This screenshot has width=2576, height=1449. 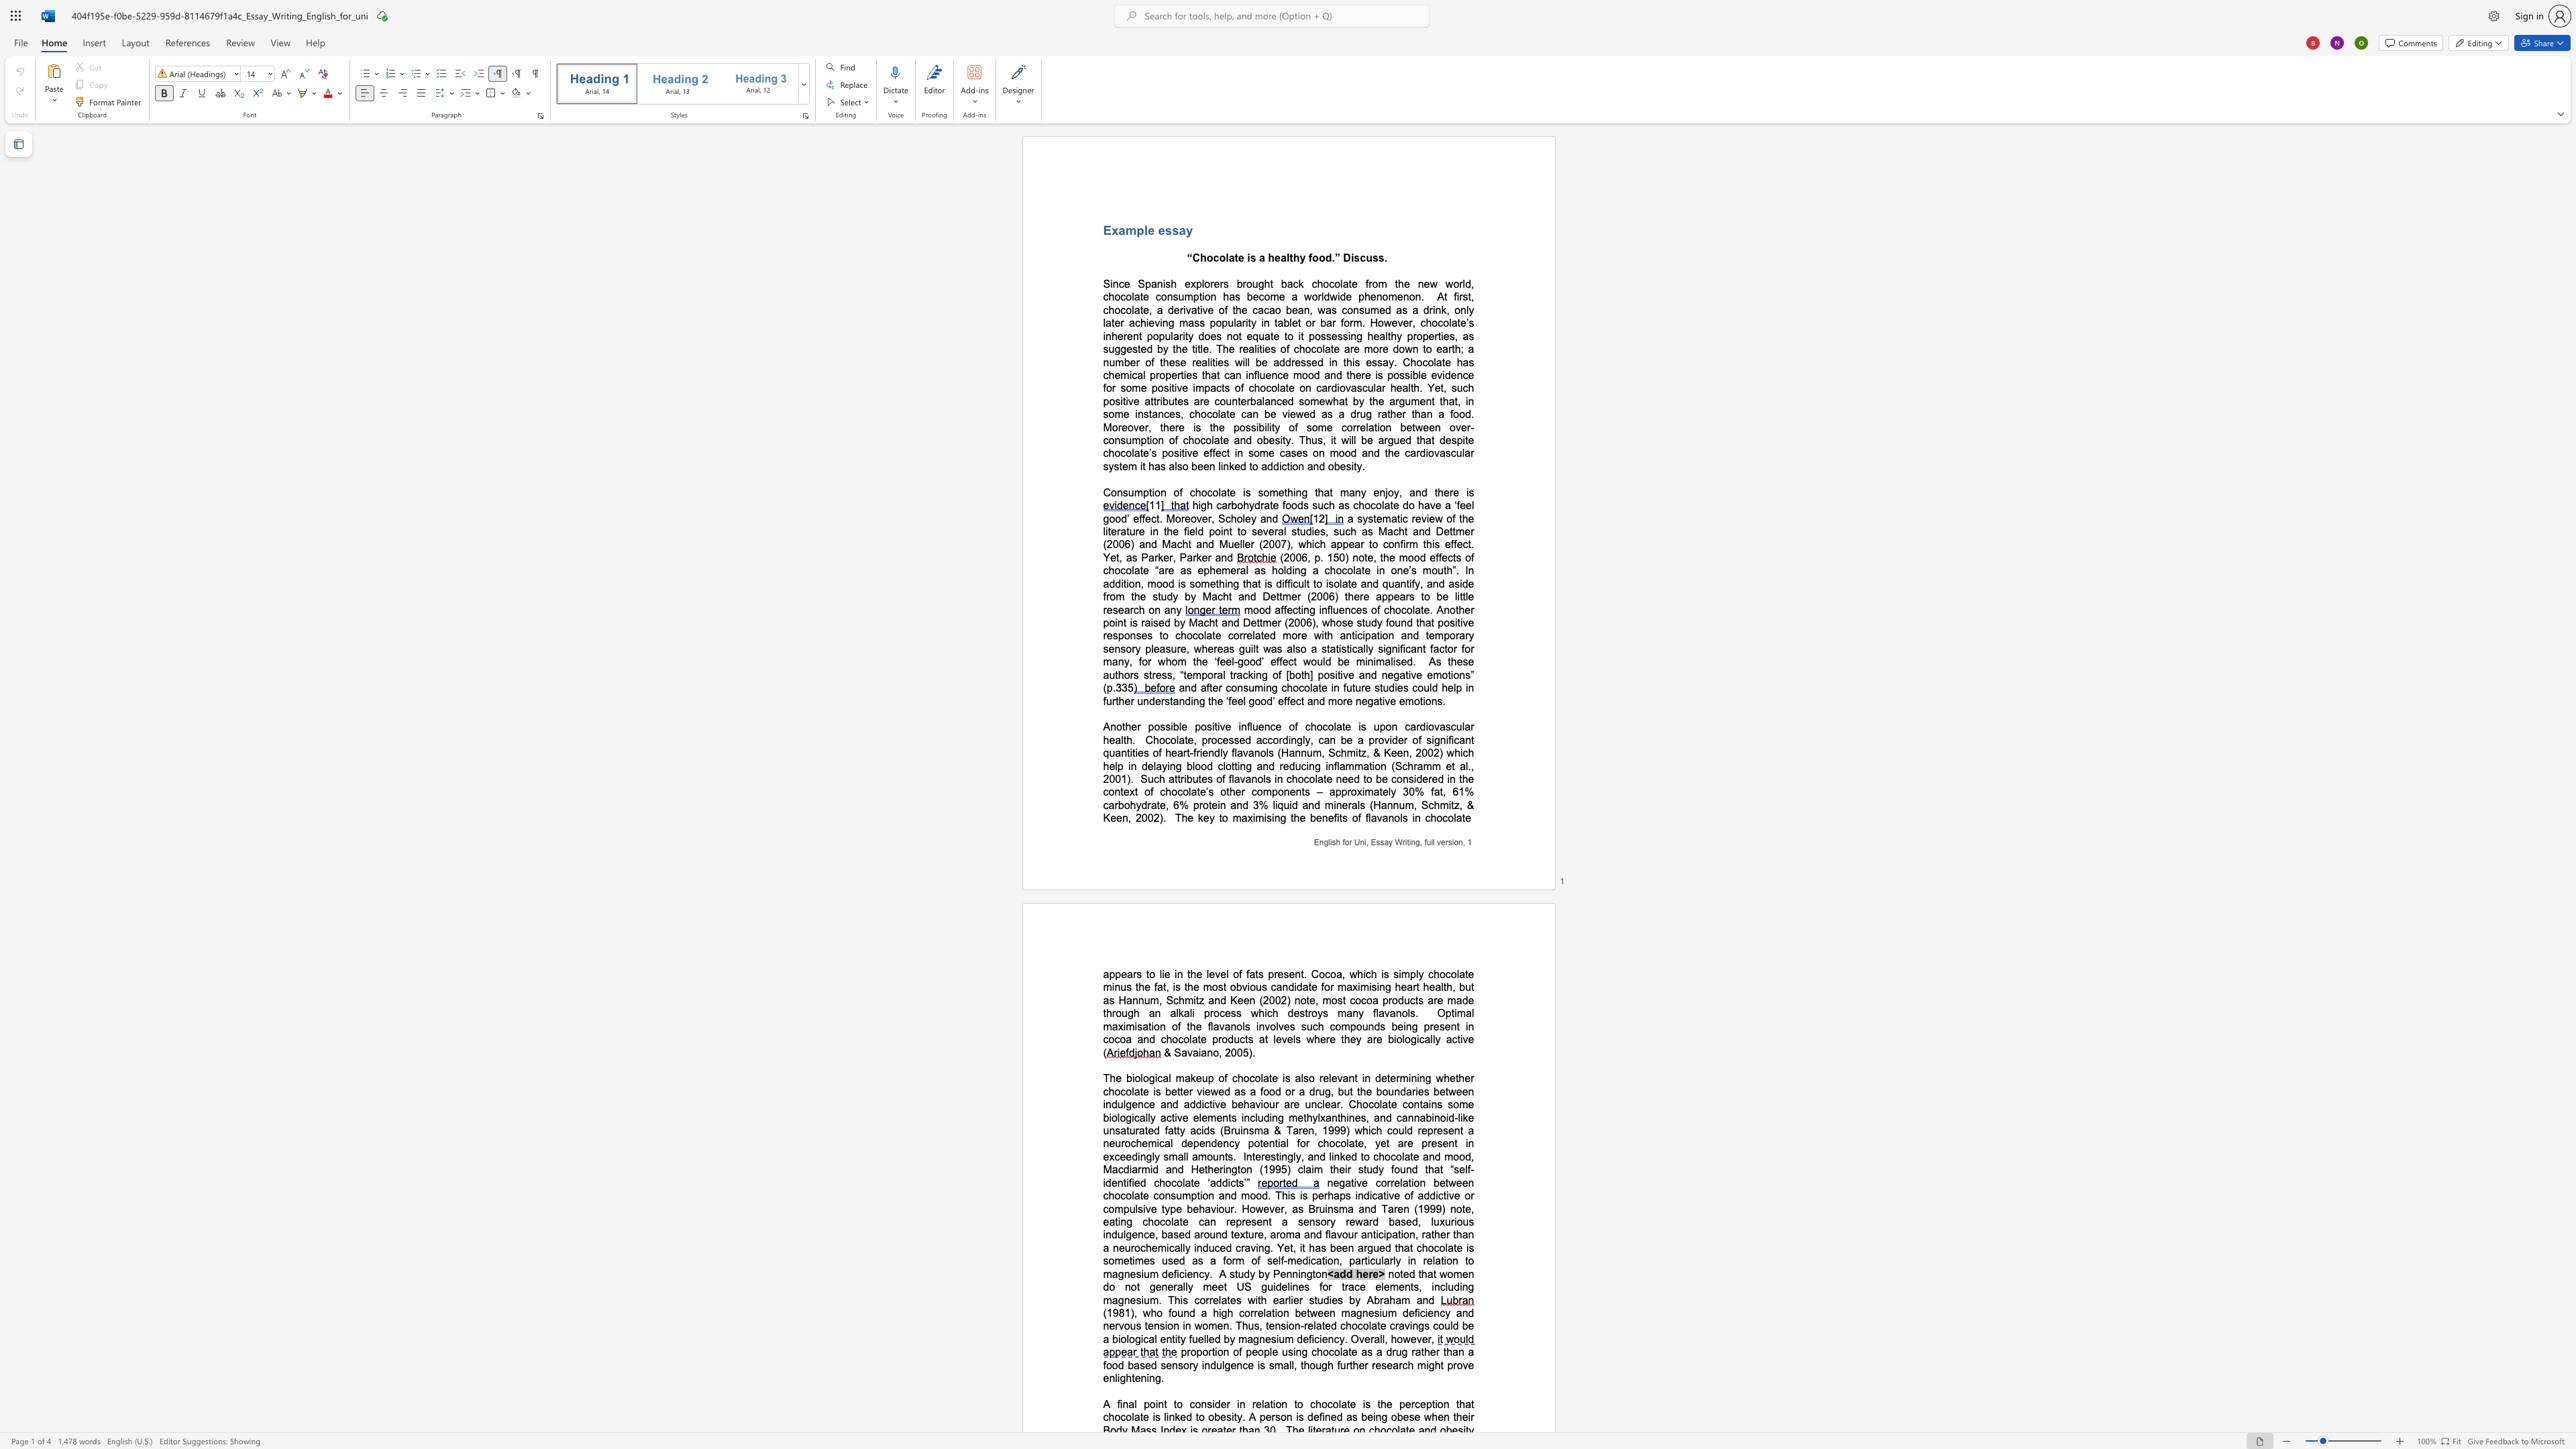 What do you see at coordinates (1172, 1285) in the screenshot?
I see `the subset text "ral" within the text "generally meet"` at bounding box center [1172, 1285].